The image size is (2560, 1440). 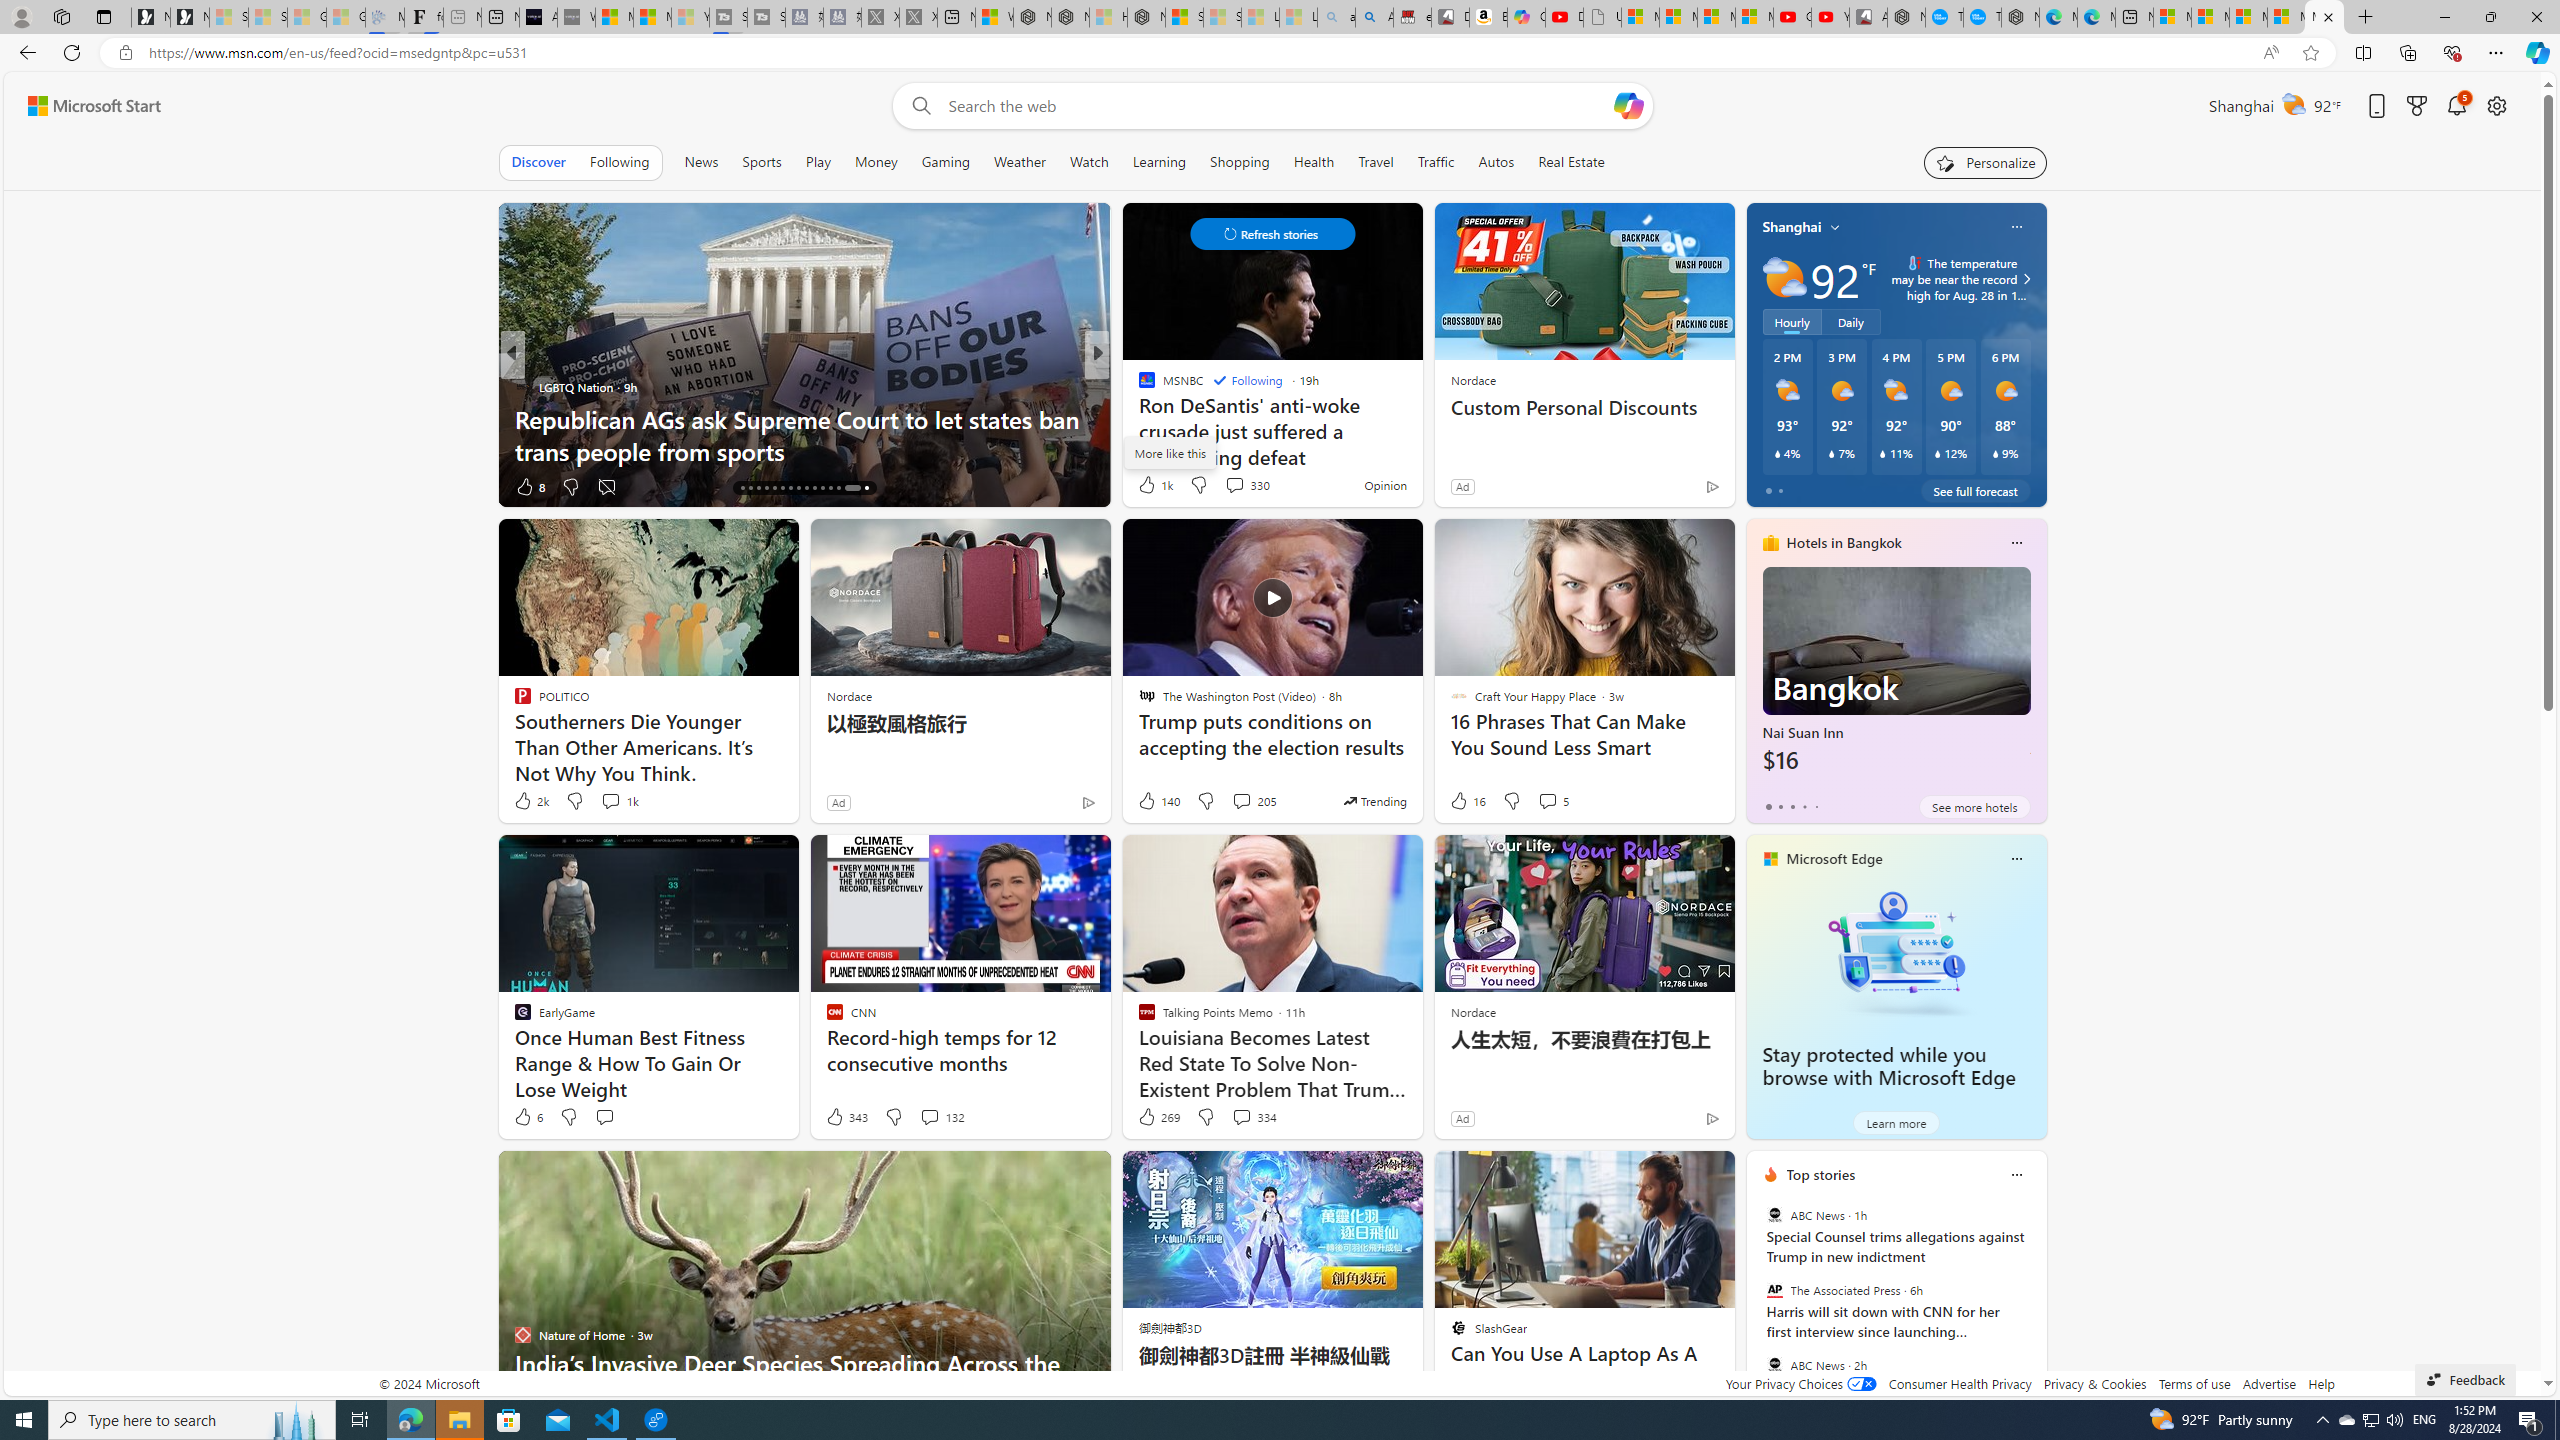 I want to click on 'Class: weather-current-precipitation-glyph', so click(x=1994, y=452).